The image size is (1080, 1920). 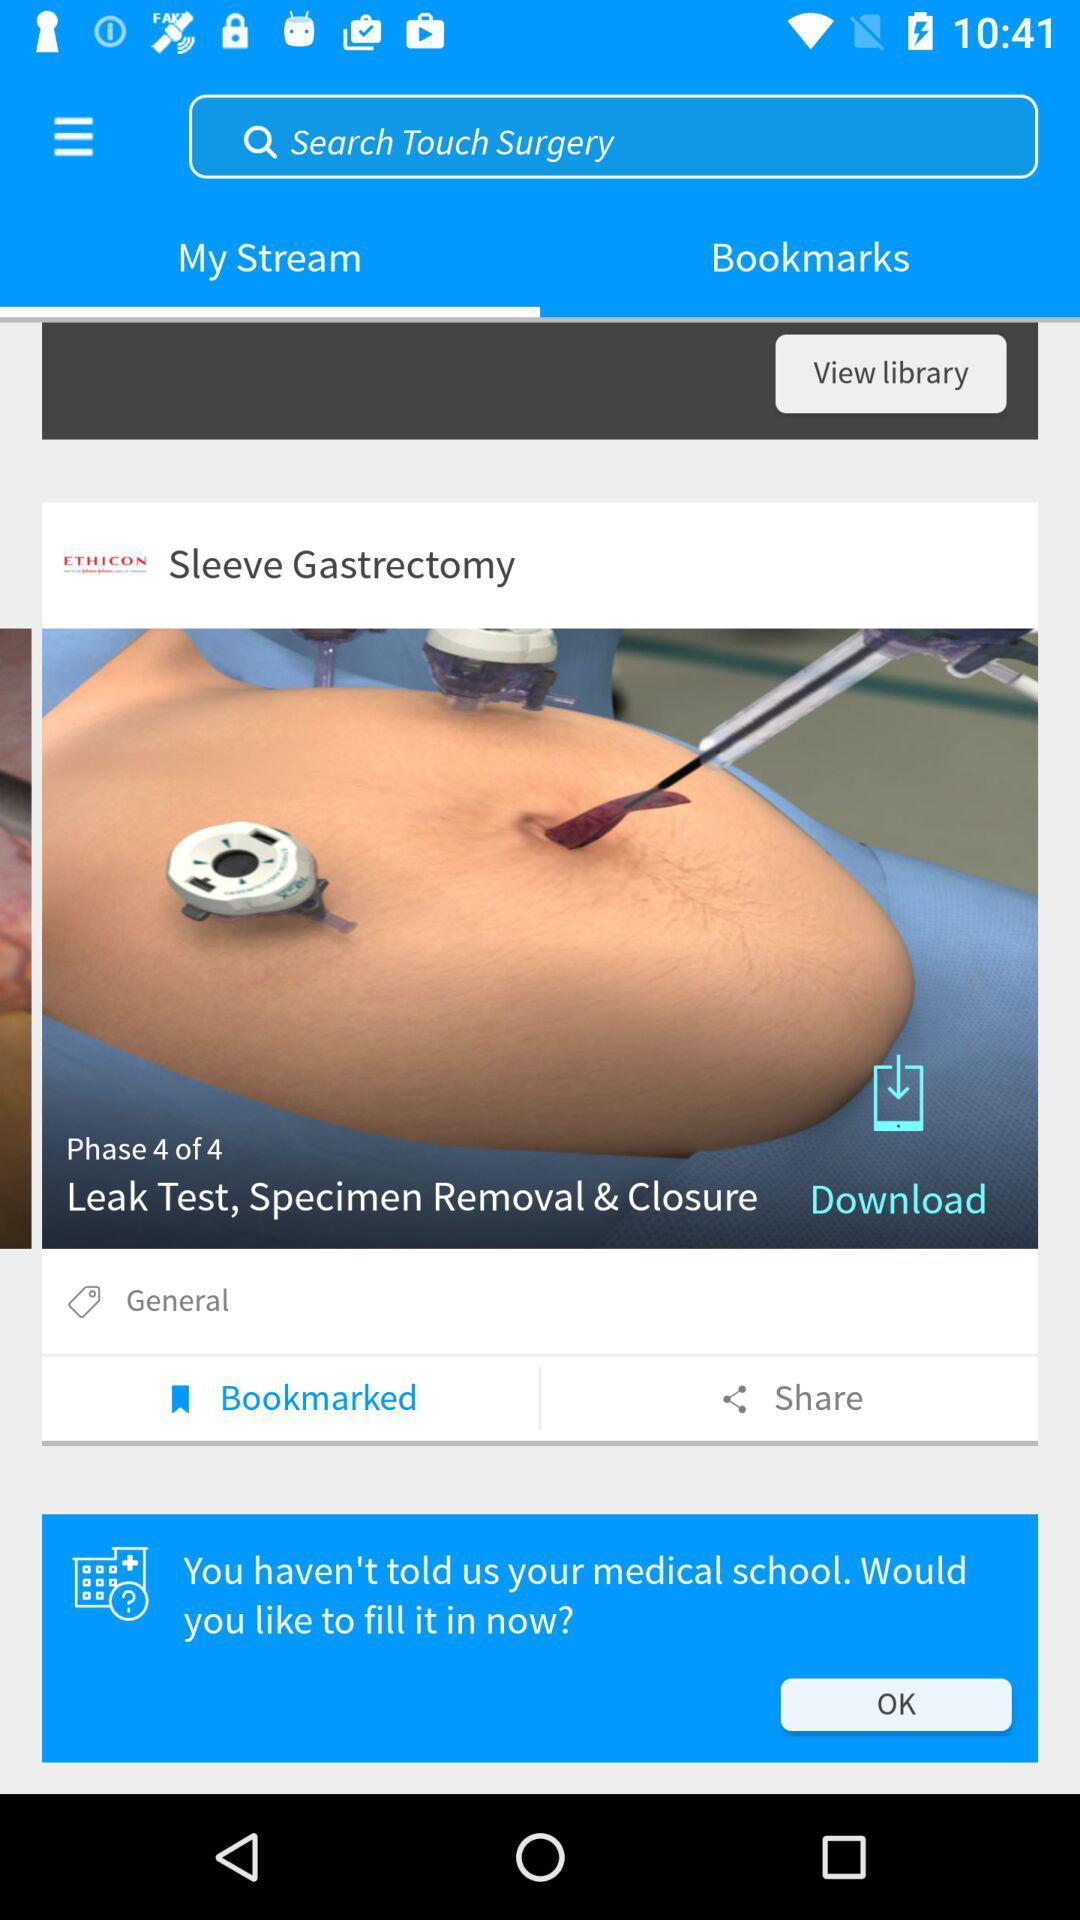 What do you see at coordinates (895, 1703) in the screenshot?
I see `the icon below you haven t item` at bounding box center [895, 1703].